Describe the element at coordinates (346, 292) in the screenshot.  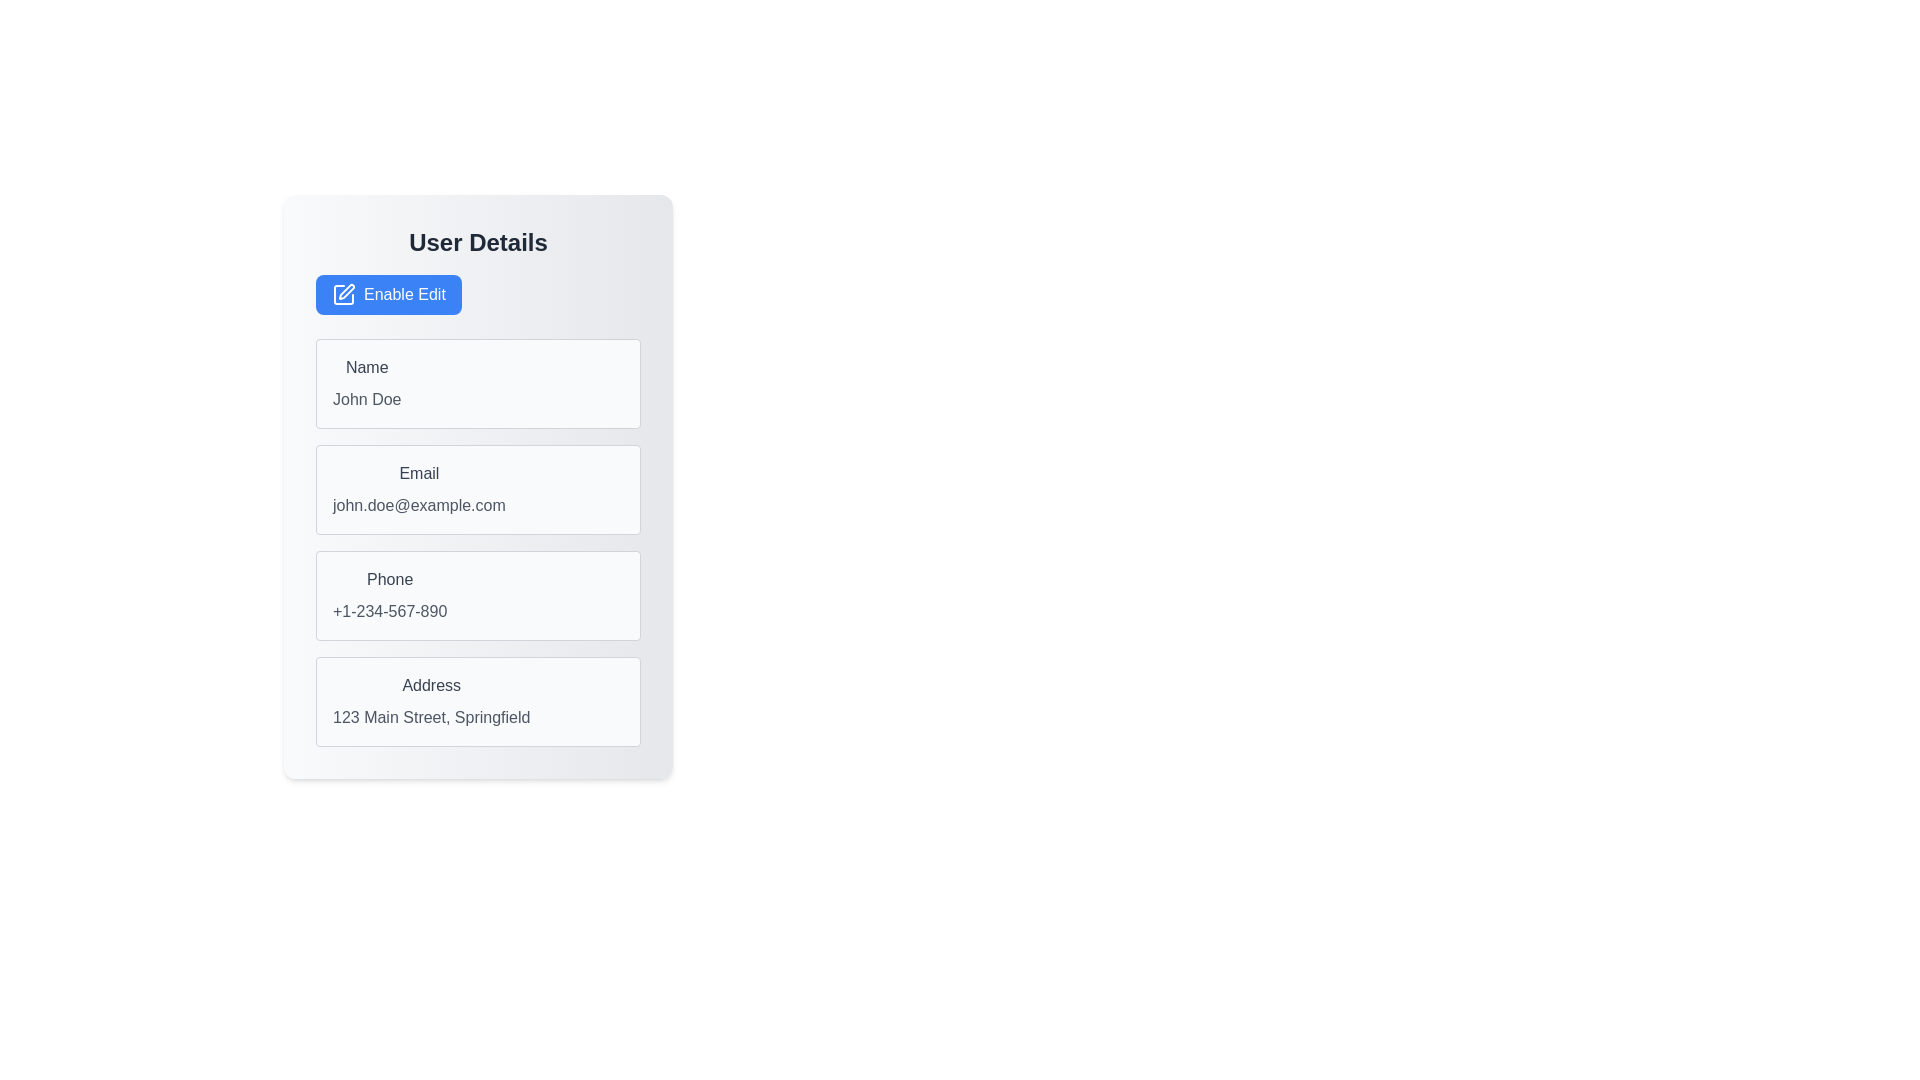
I see `the SVG icon indicating the edit functionality, located at the leftmost part of the blue 'Enable Edit' button near the top of the interface` at that location.